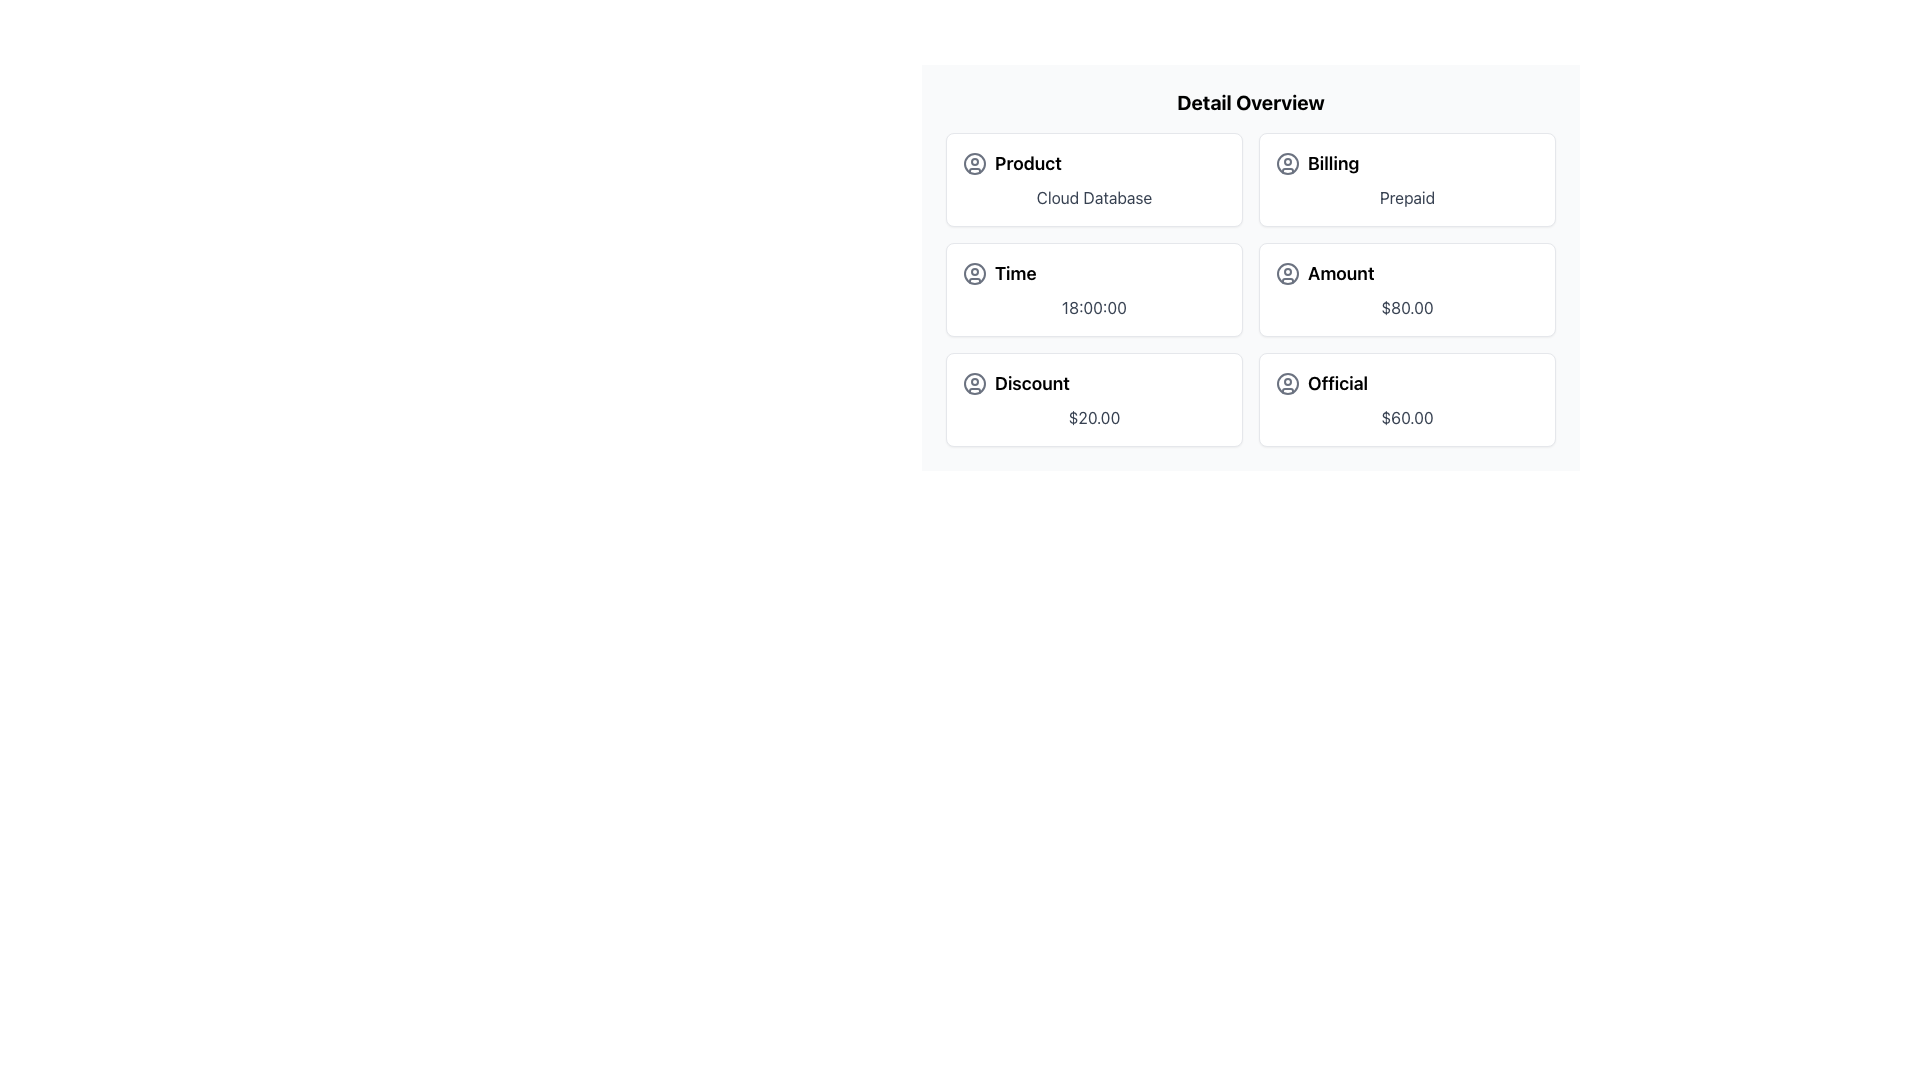  Describe the element at coordinates (974, 384) in the screenshot. I see `the SVG Circle located in the 'Discount' section, positioned centrally to the text and other visual components` at that location.